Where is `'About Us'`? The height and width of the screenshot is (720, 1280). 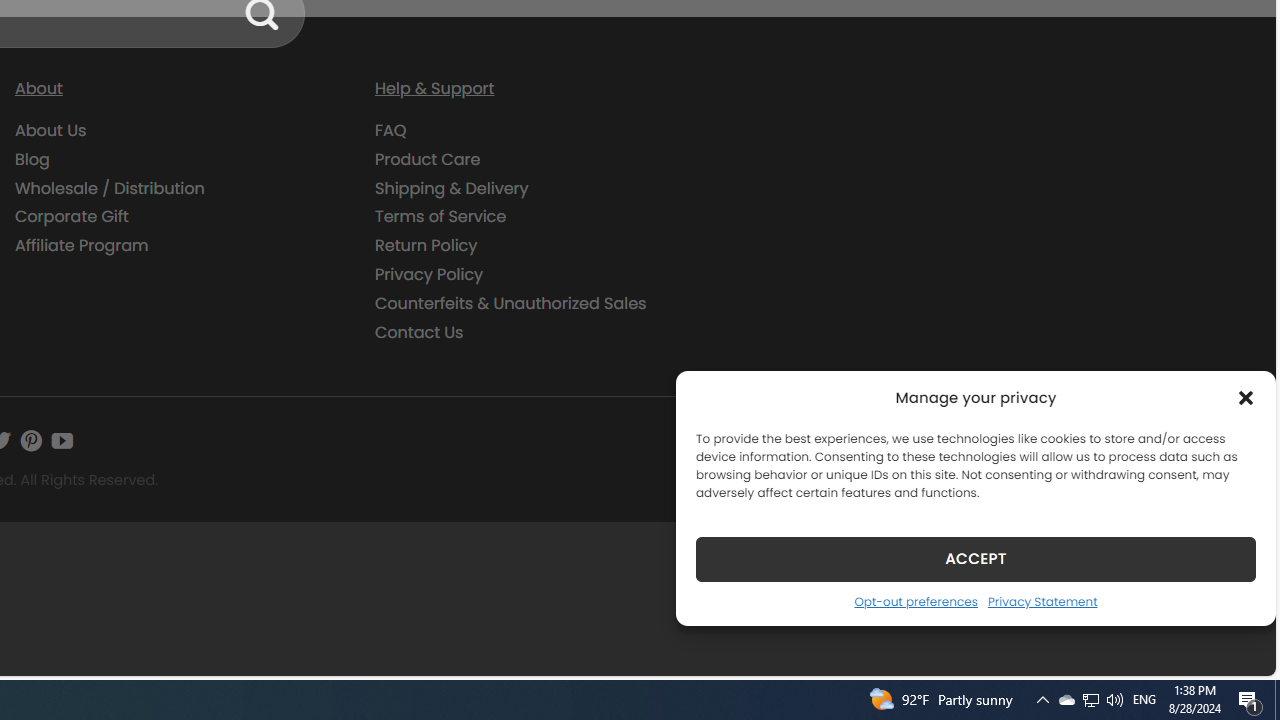 'About Us' is located at coordinates (51, 131).